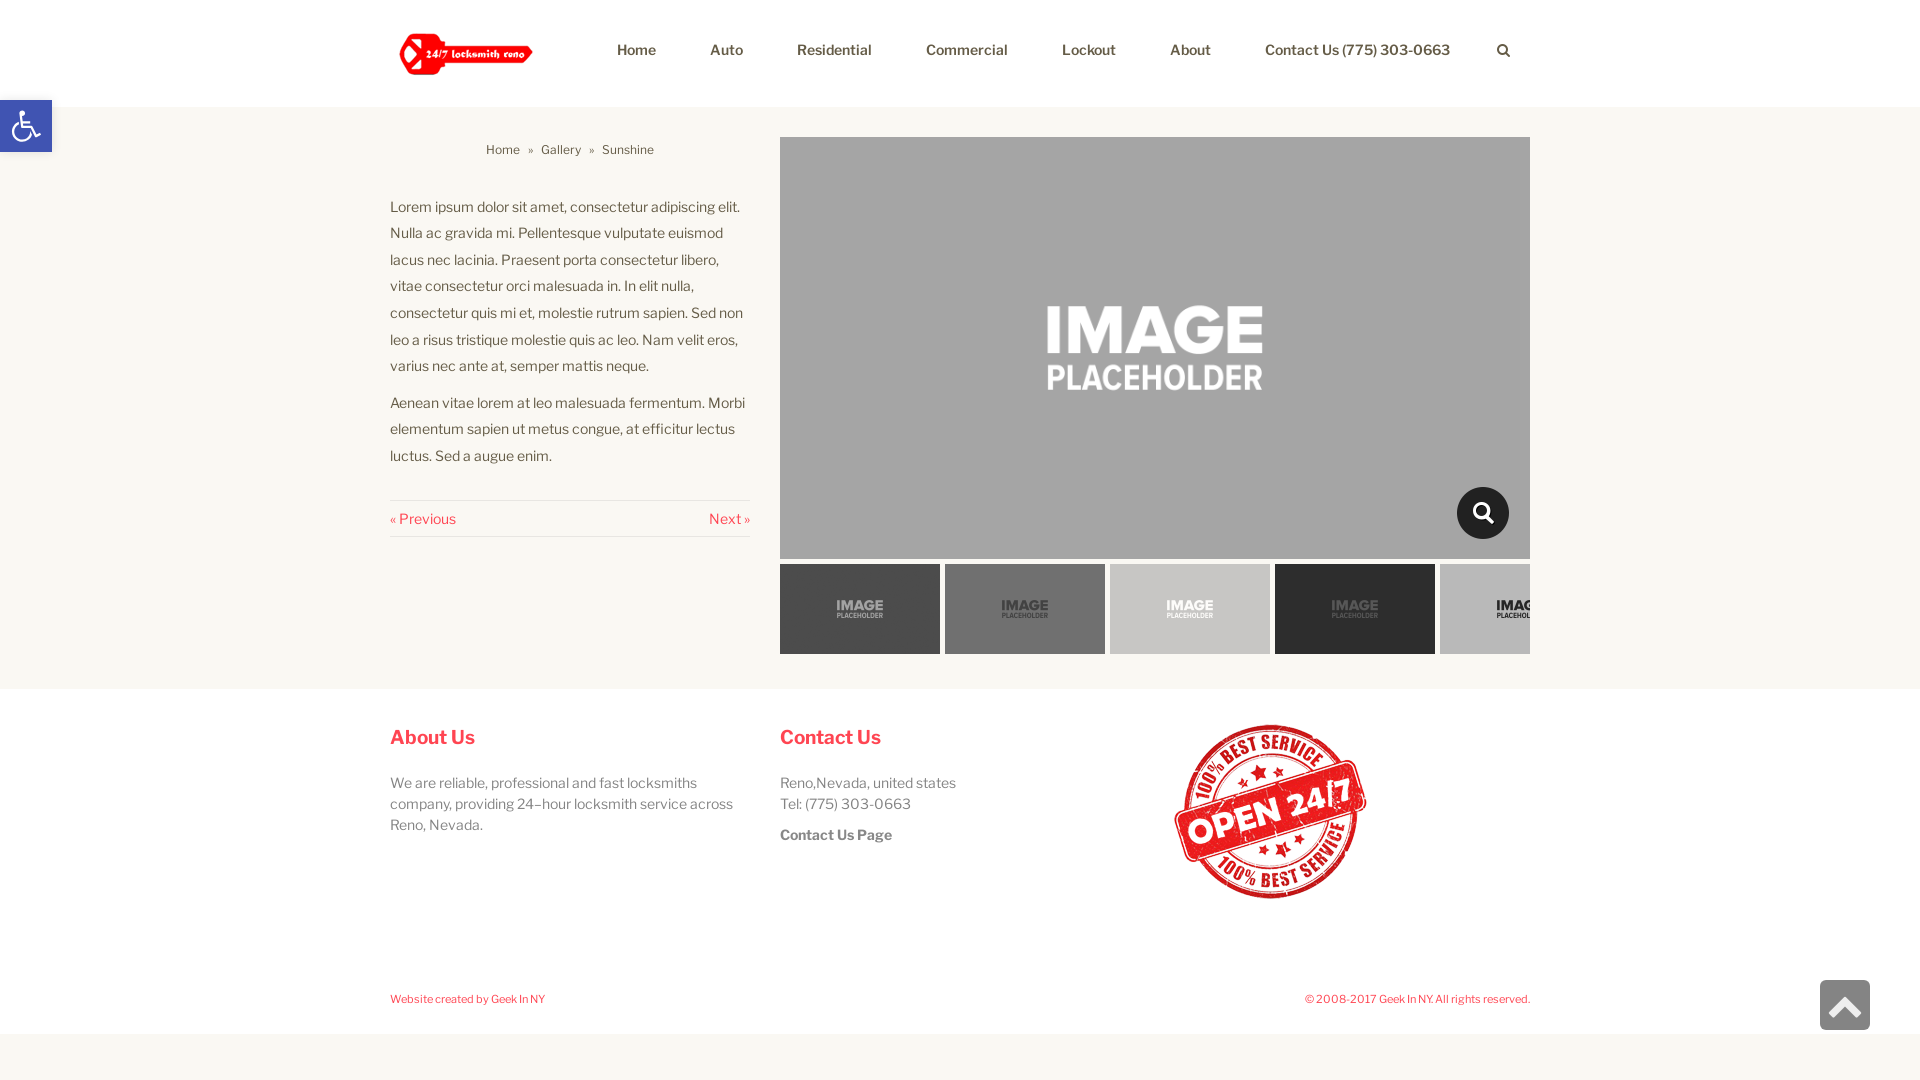  What do you see at coordinates (1843, 1005) in the screenshot?
I see `'Scroll to top'` at bounding box center [1843, 1005].